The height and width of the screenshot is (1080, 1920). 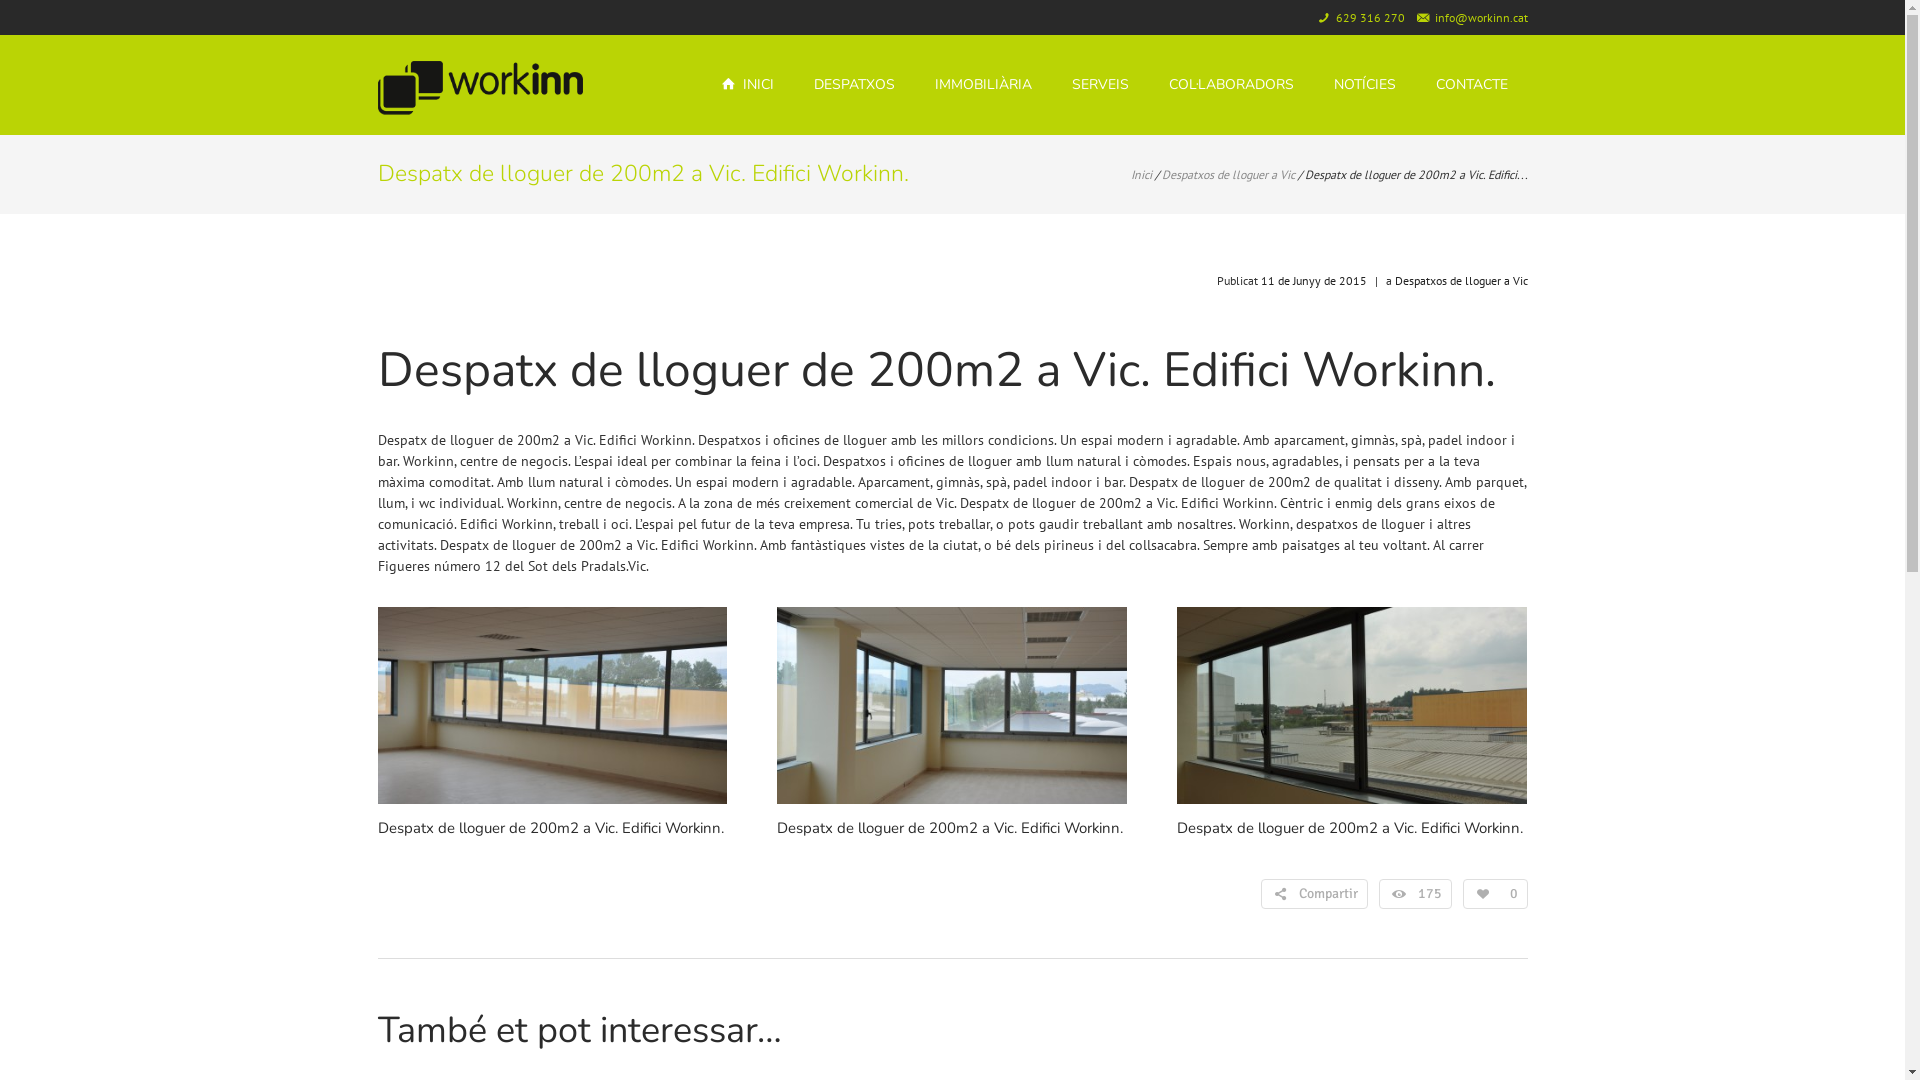 I want to click on 'info@workinn.cat', so click(x=1480, y=17).